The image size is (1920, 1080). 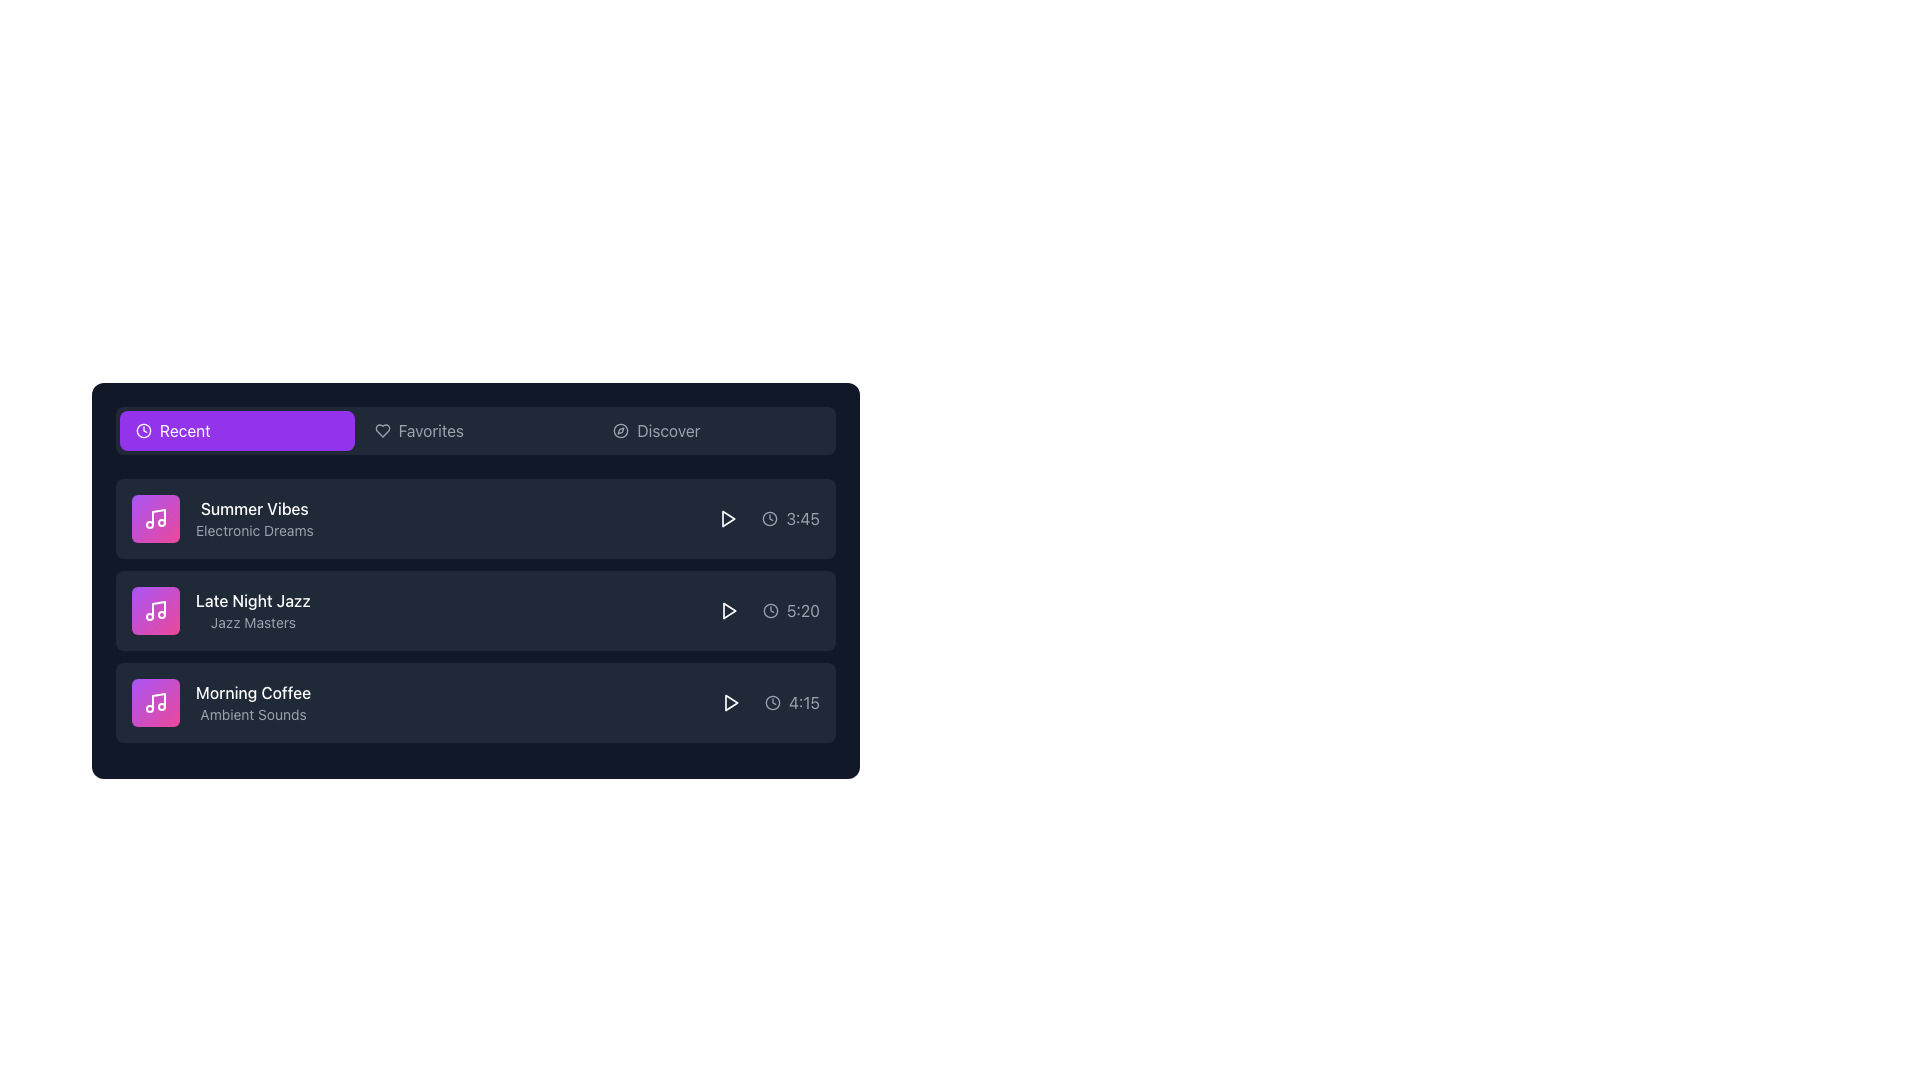 What do you see at coordinates (474, 430) in the screenshot?
I see `the tab in the tab bar located at the top of the content section` at bounding box center [474, 430].